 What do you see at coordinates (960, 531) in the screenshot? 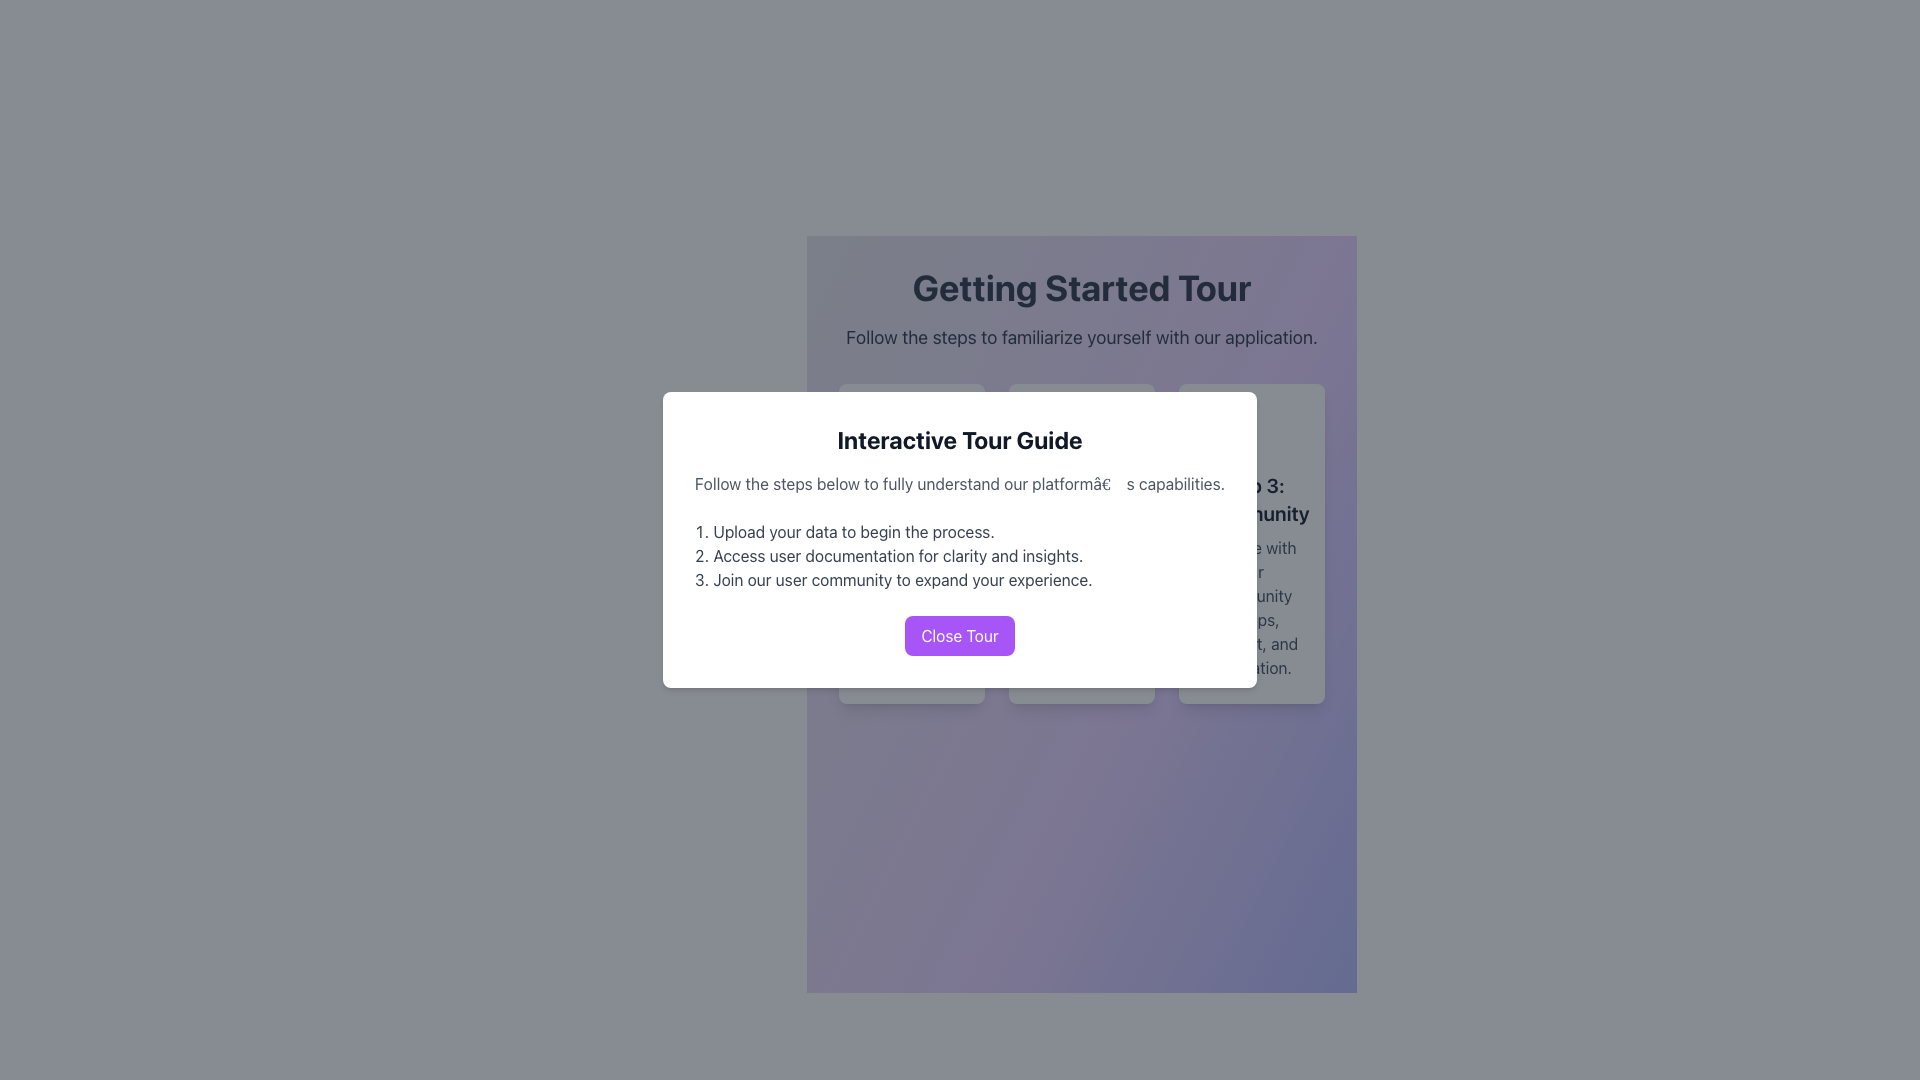
I see `instruction from the static text that says 'Upload your data to begin the process.' located at the first position in a numbered list within the 'Interactive Tour Guide' dialog box` at bounding box center [960, 531].